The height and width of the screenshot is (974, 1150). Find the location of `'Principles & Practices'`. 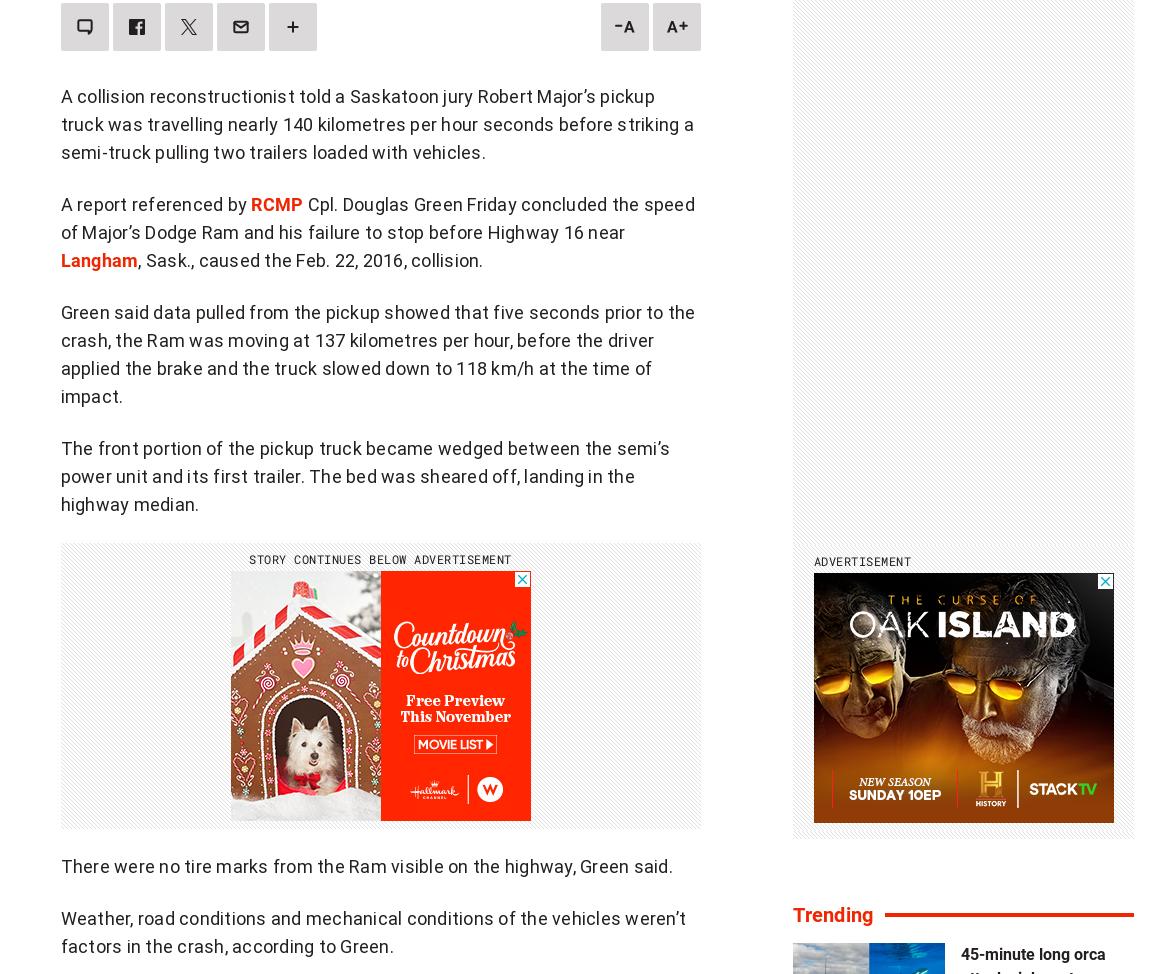

'Principles & Practices' is located at coordinates (174, 860).